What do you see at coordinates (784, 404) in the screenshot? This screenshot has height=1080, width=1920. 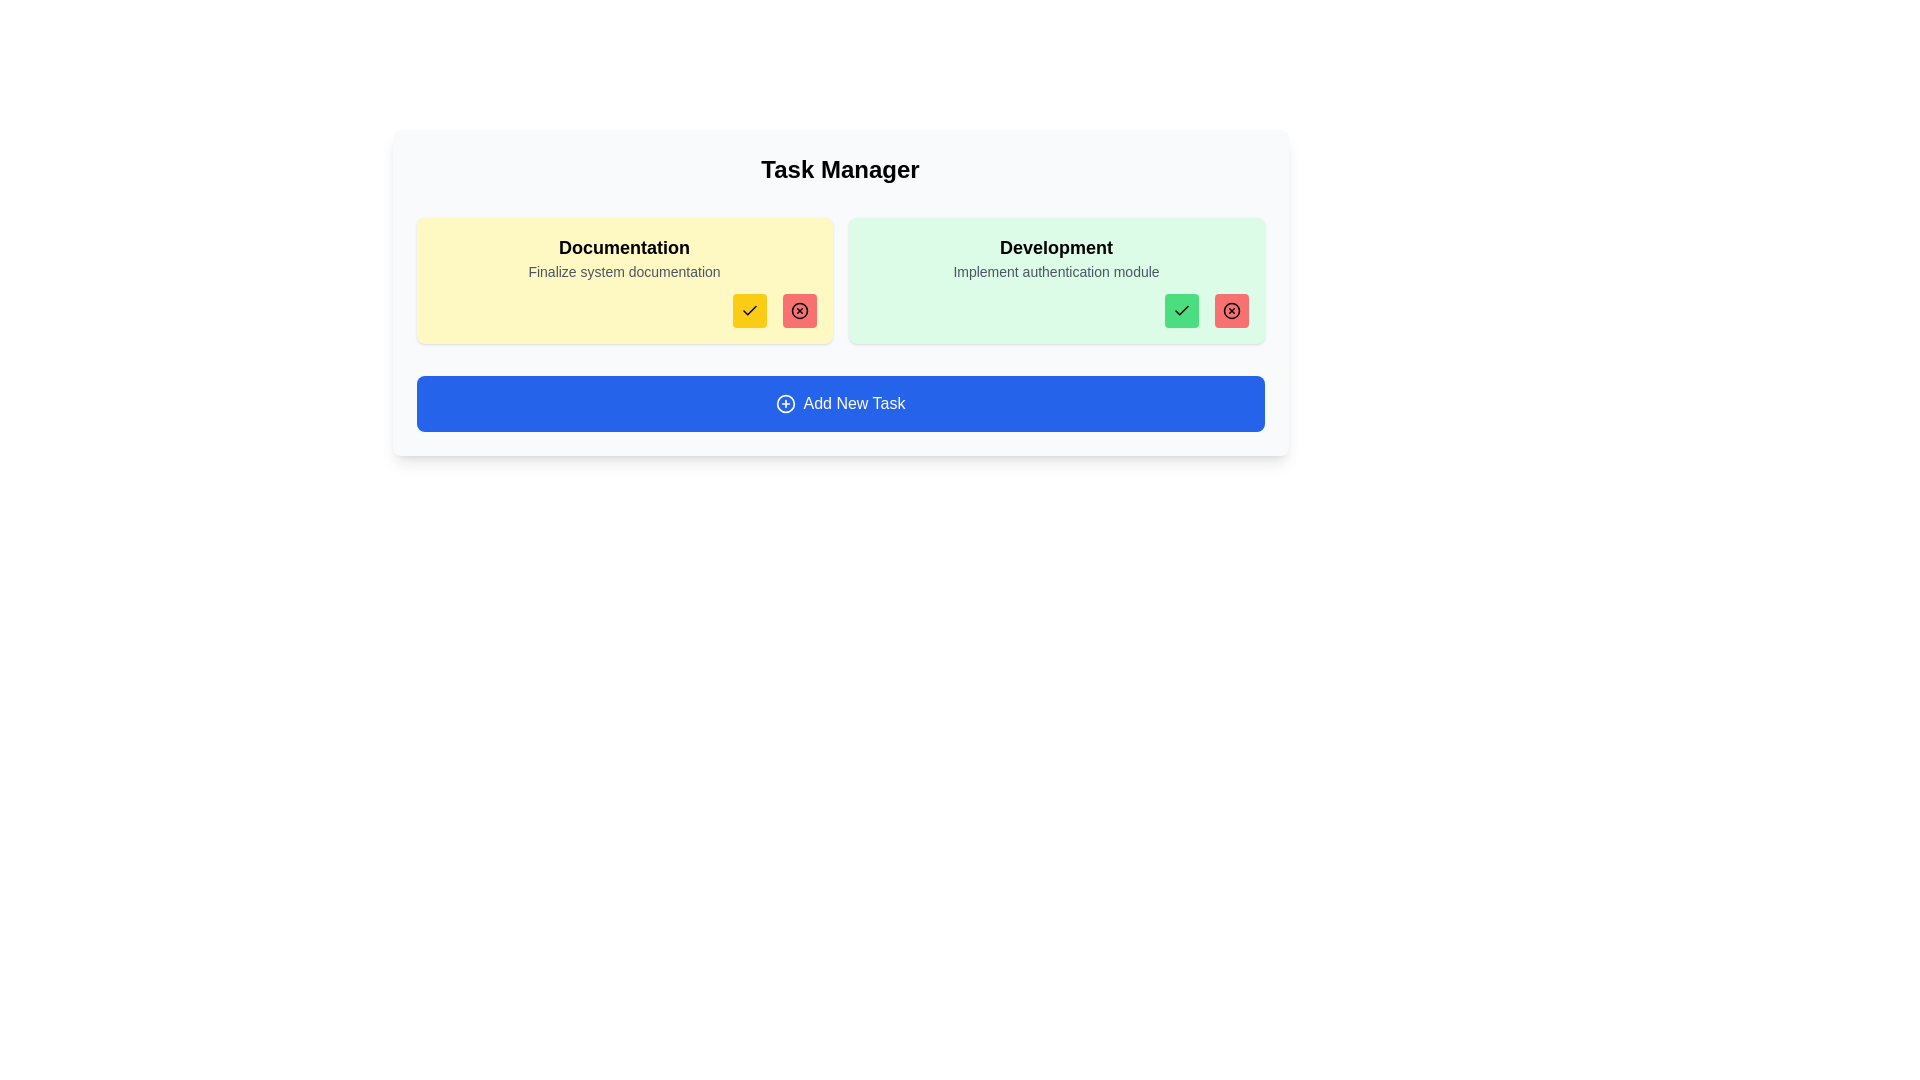 I see `the circular part of the 'plus in circle' icon within the SVG graphic on the blue 'Add New Task' button` at bounding box center [784, 404].